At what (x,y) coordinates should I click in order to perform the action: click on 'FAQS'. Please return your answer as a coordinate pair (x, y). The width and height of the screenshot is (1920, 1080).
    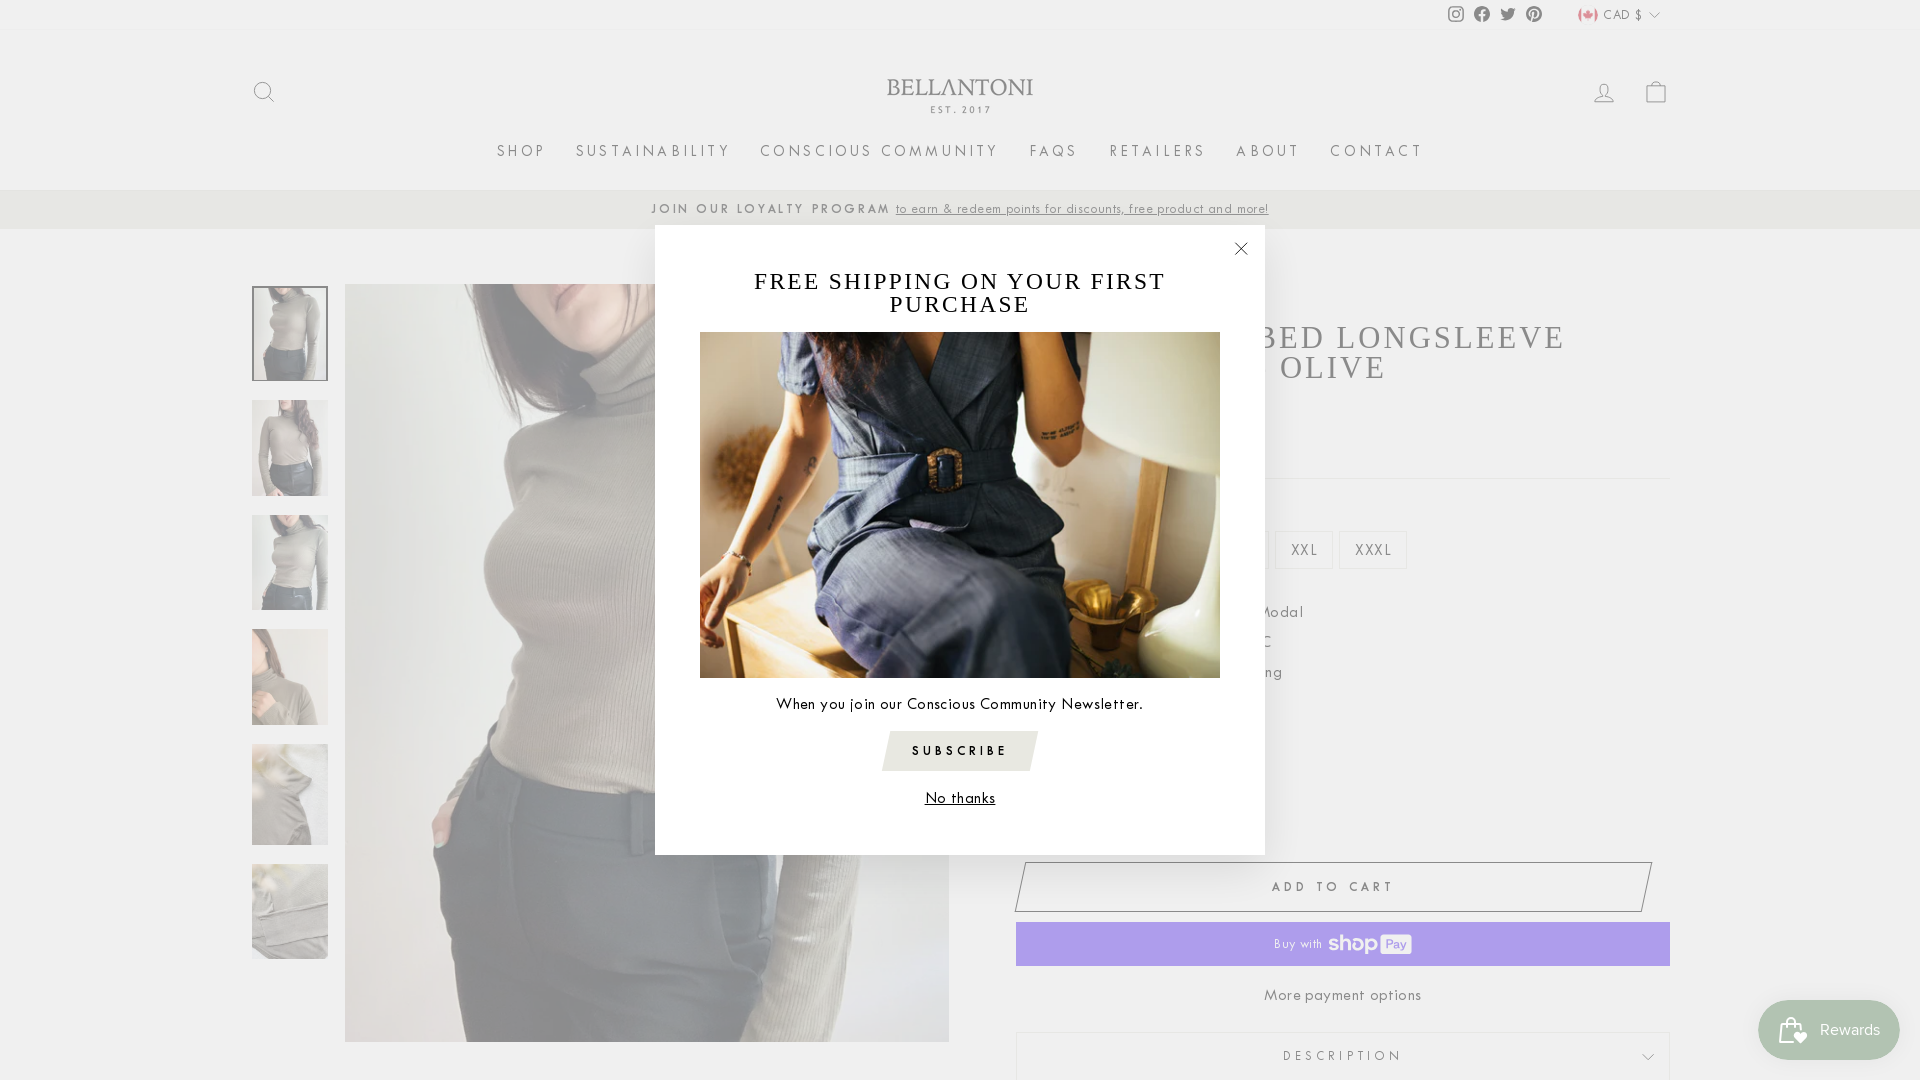
    Looking at the image, I should click on (1053, 150).